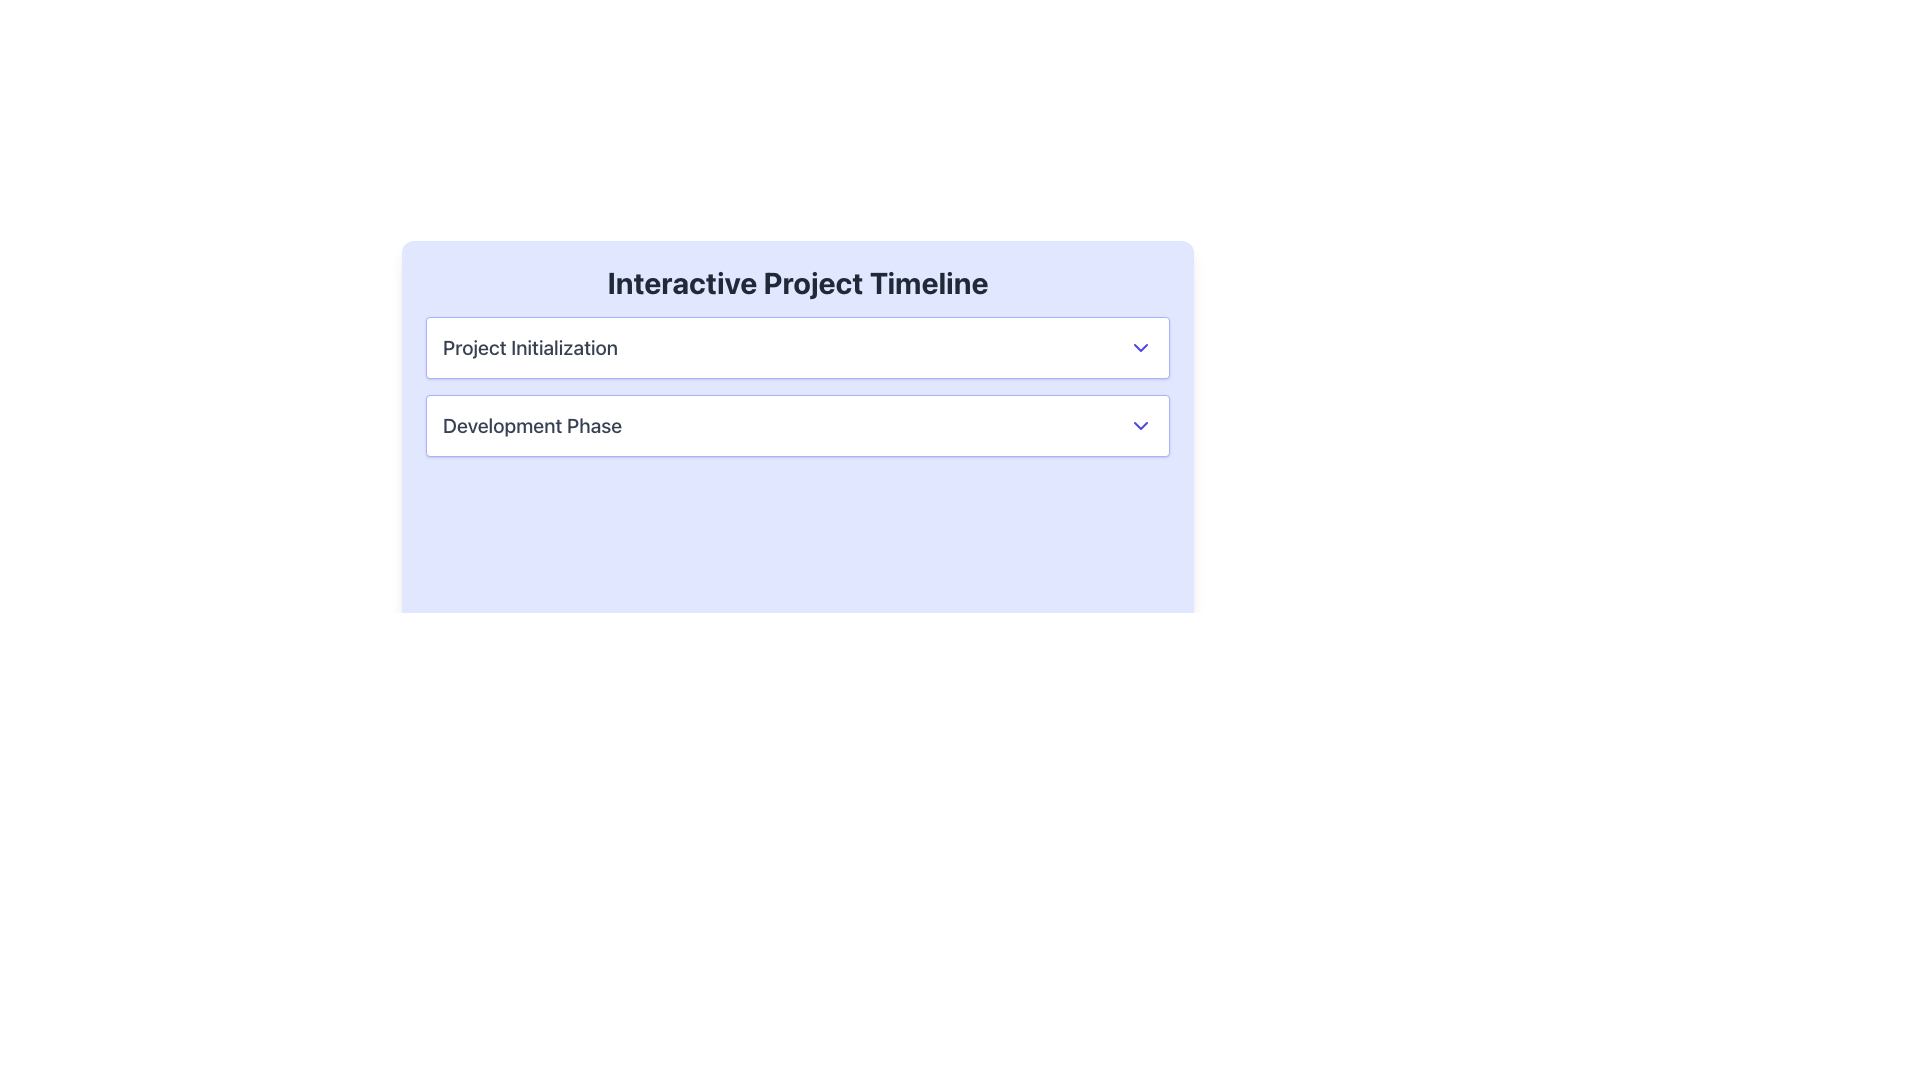 This screenshot has height=1080, width=1920. I want to click on the icon located at the far-right end of the row labeled 'Project Initialization', so click(1141, 346).